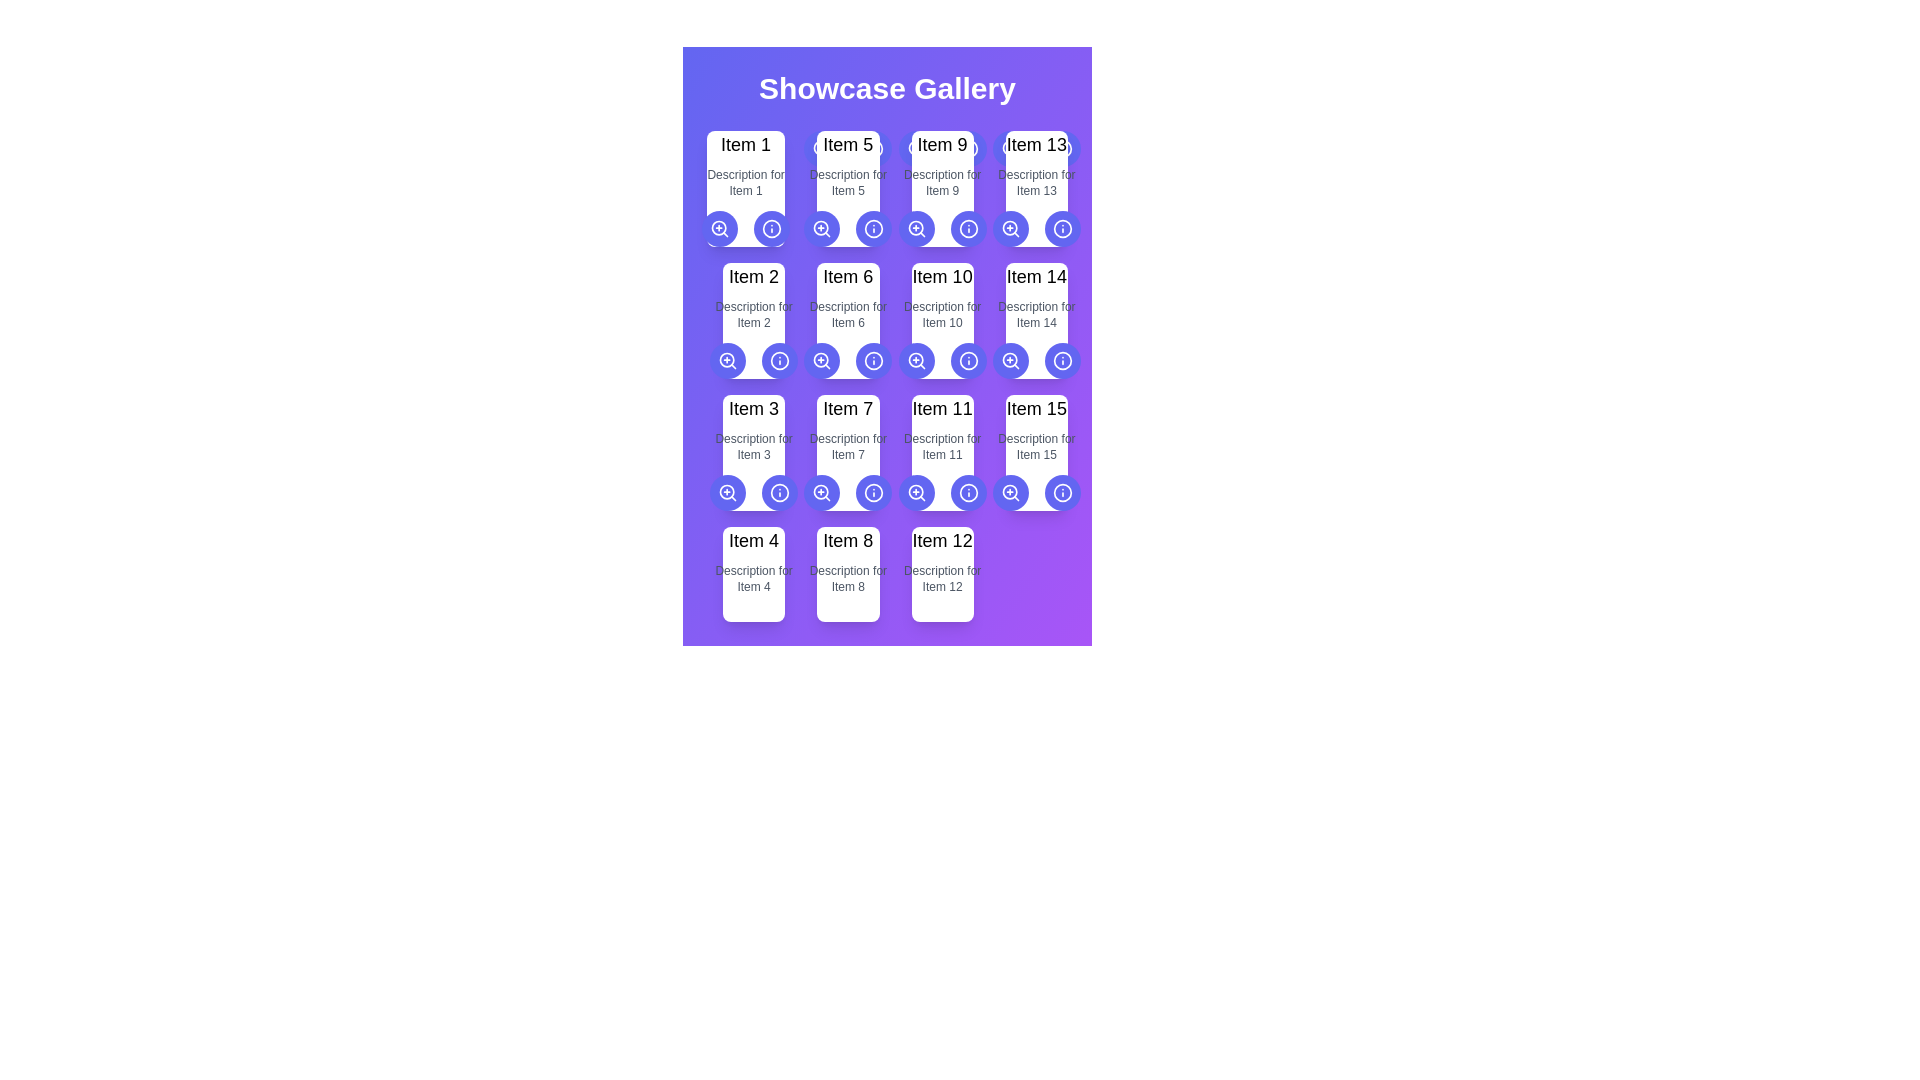  What do you see at coordinates (753, 407) in the screenshot?
I see `text element representing the card title for 'Item 3', located in the second row and first column of the grid under the 'Showcase Gallery'` at bounding box center [753, 407].